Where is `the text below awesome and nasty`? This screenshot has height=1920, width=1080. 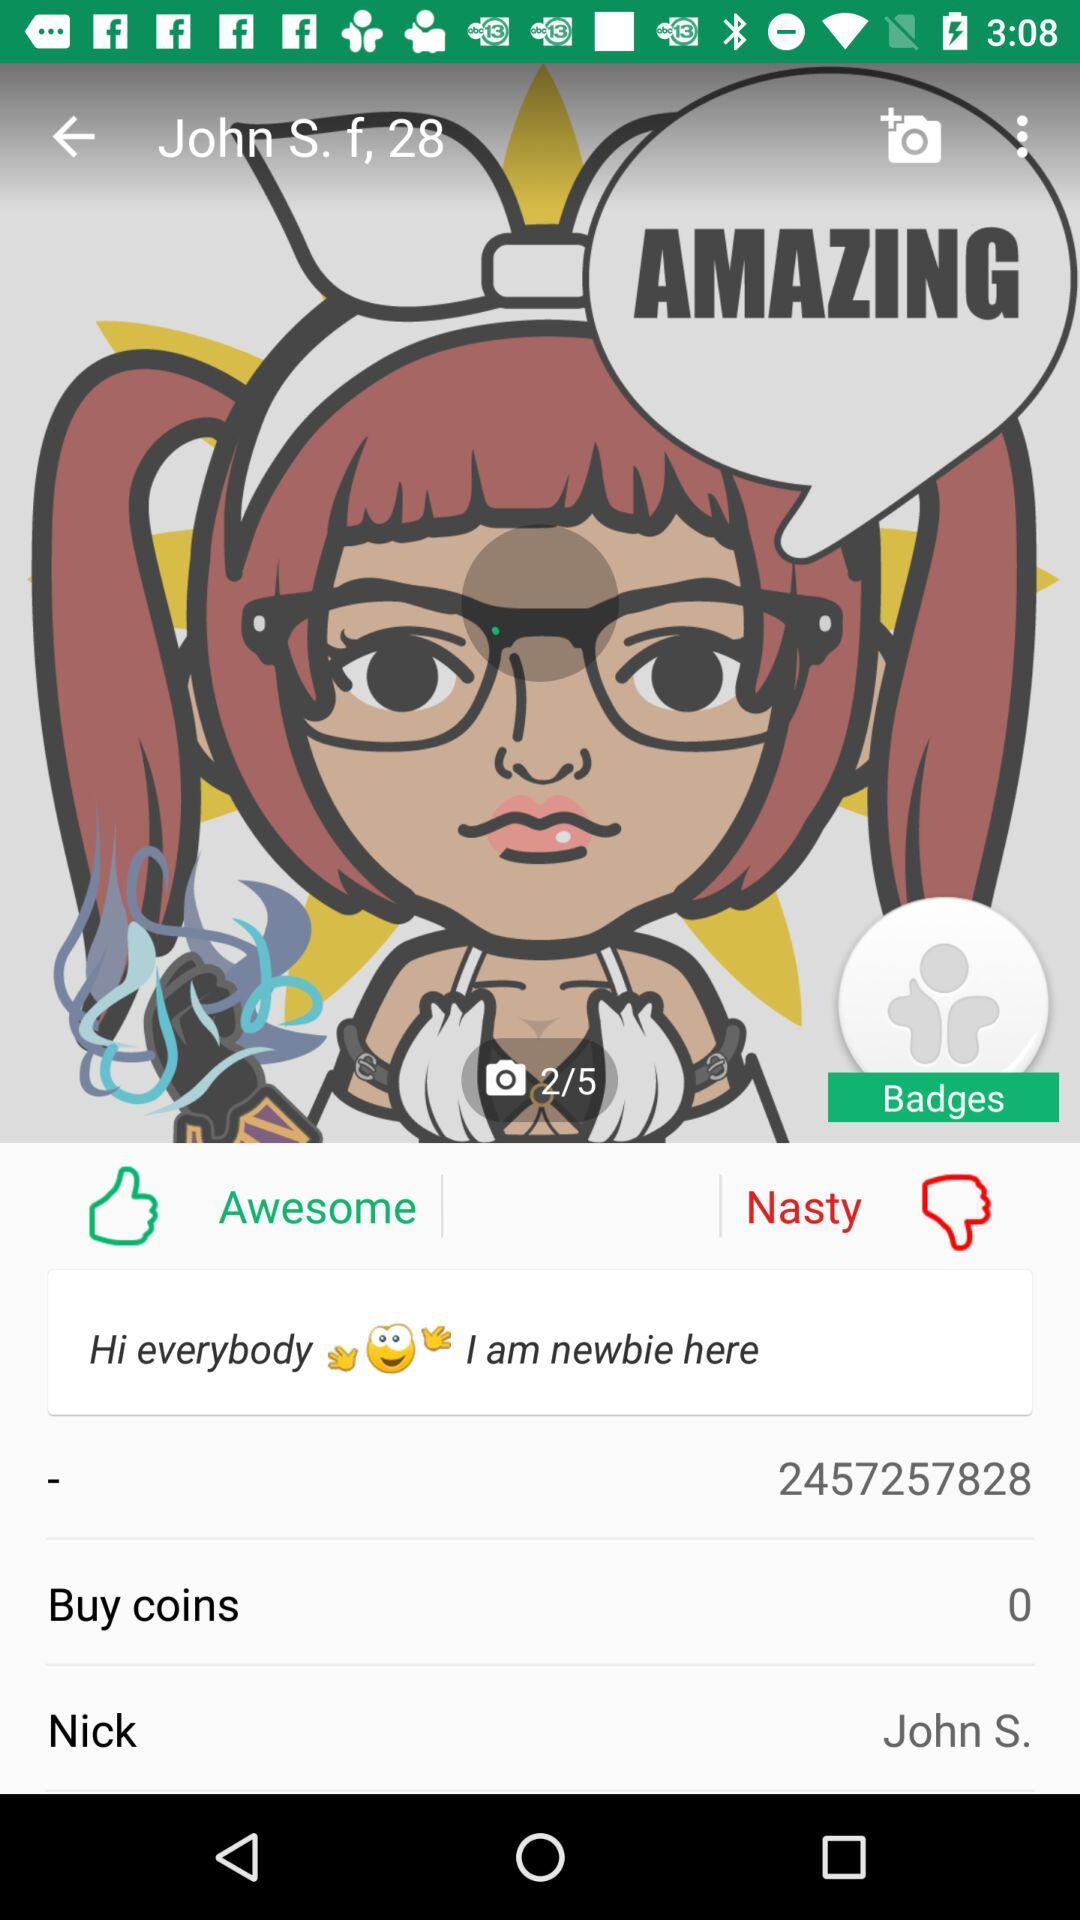 the text below awesome and nasty is located at coordinates (540, 1343).